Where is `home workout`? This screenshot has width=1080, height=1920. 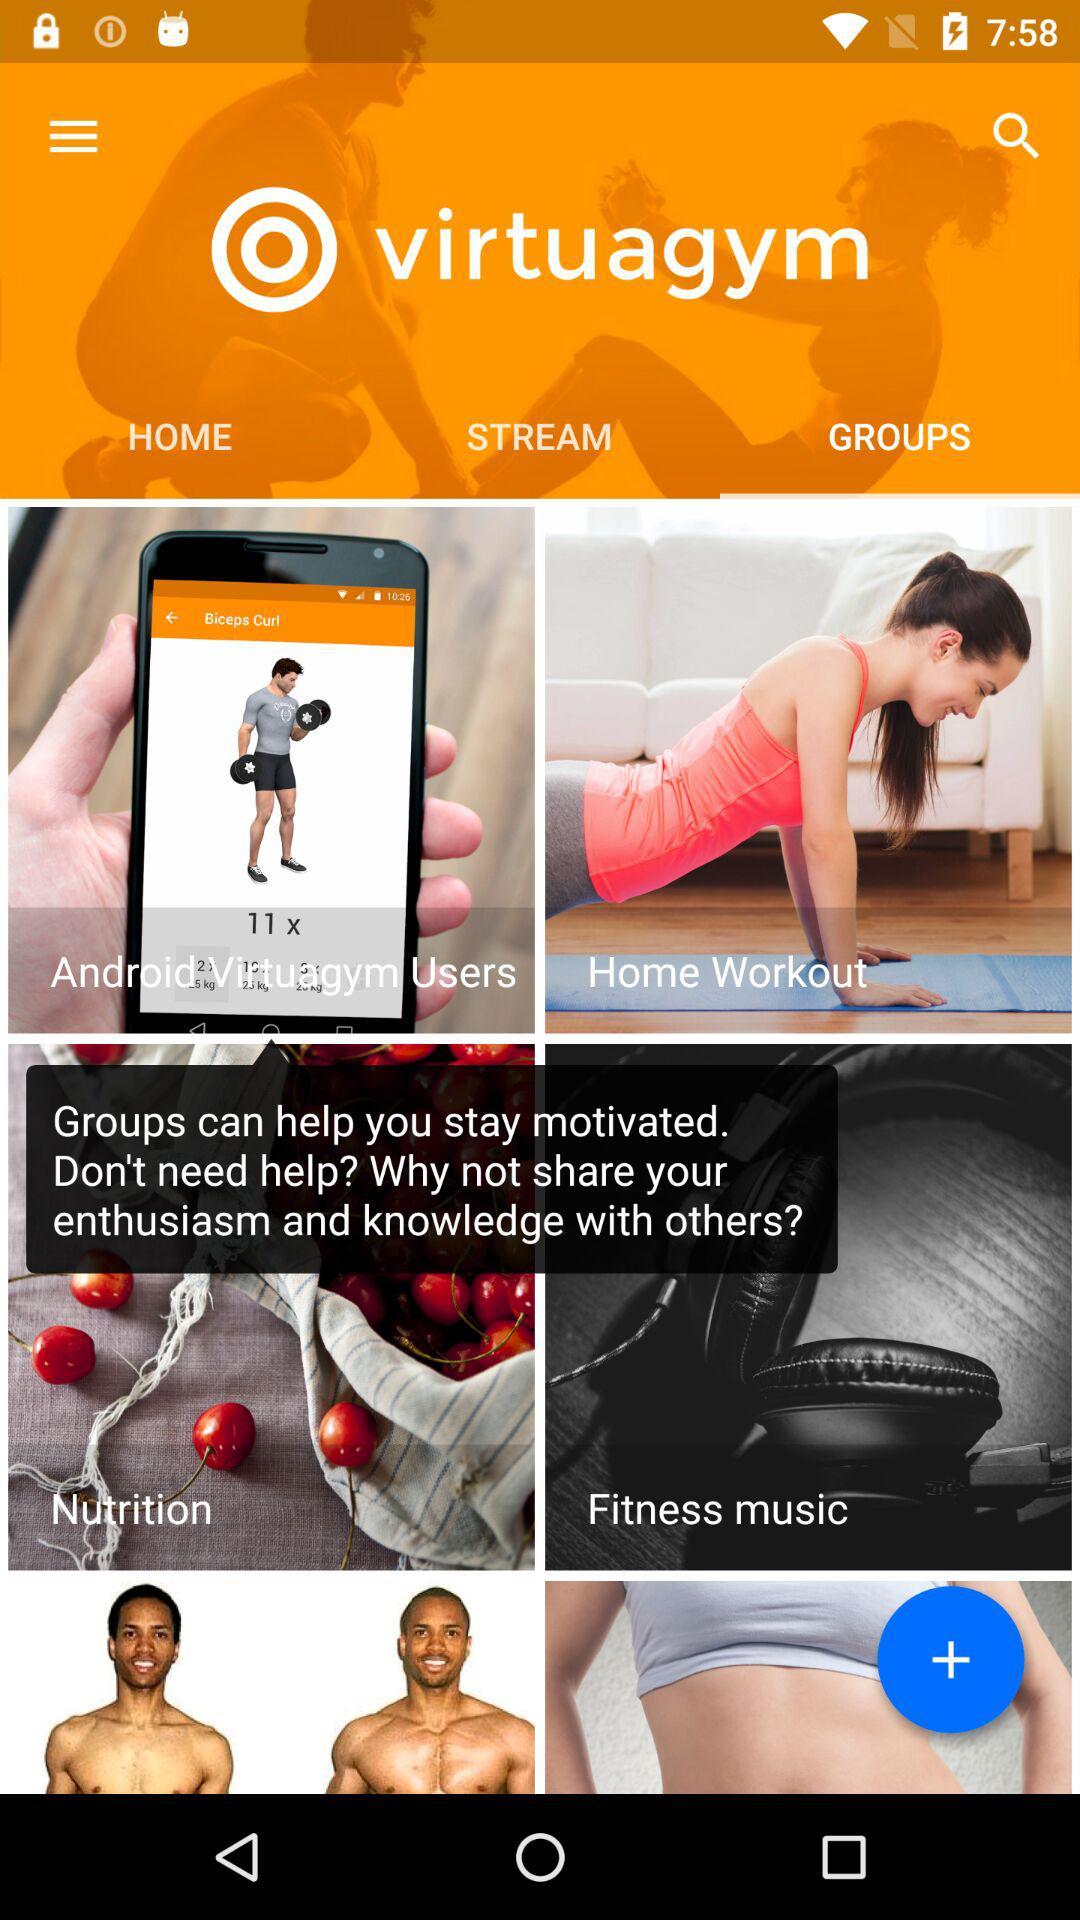
home workout is located at coordinates (807, 769).